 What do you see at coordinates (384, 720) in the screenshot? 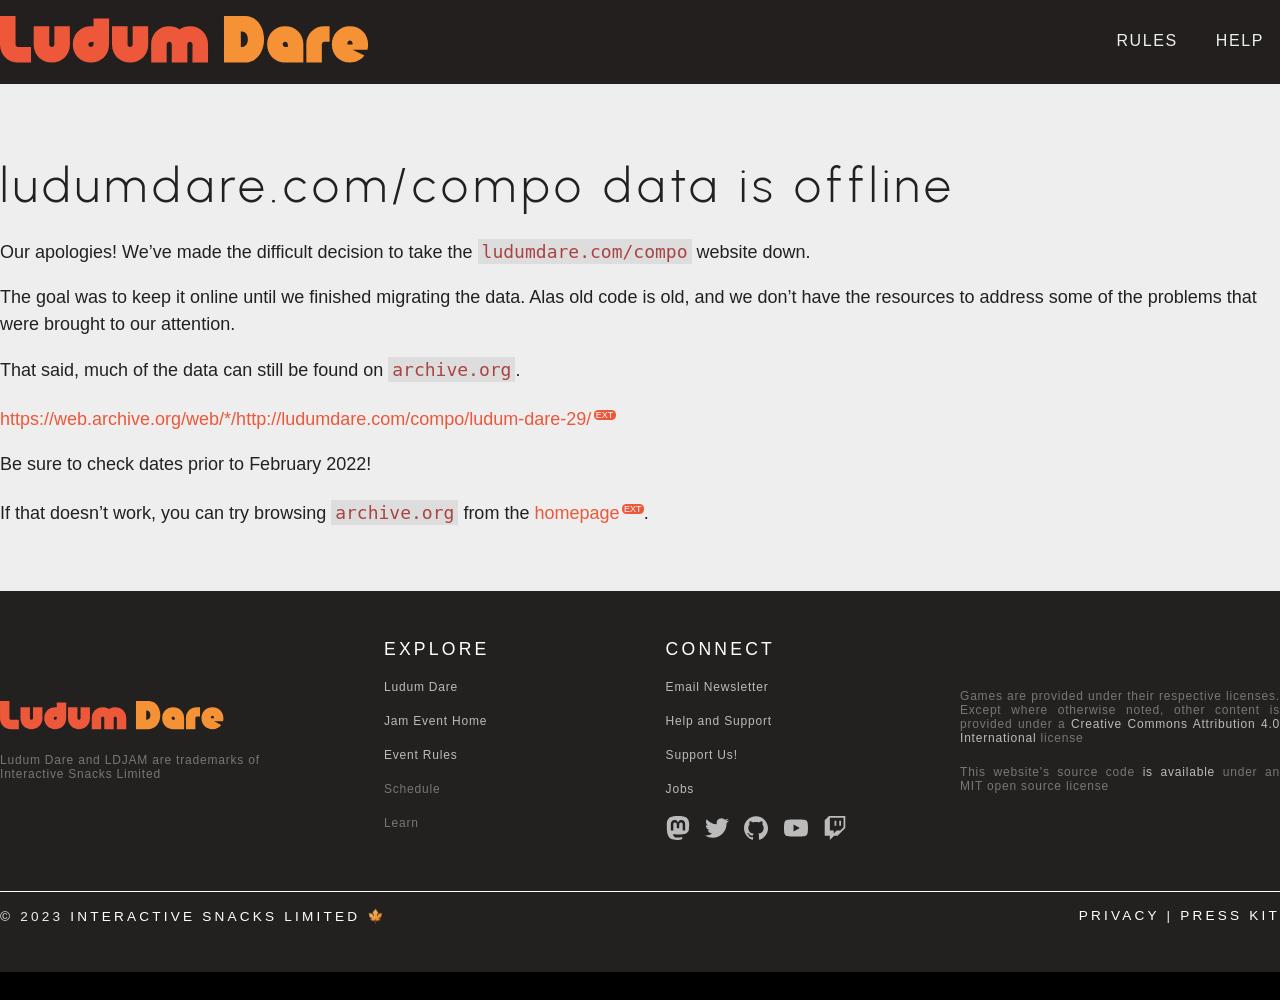
I see `'Jam Event Home'` at bounding box center [384, 720].